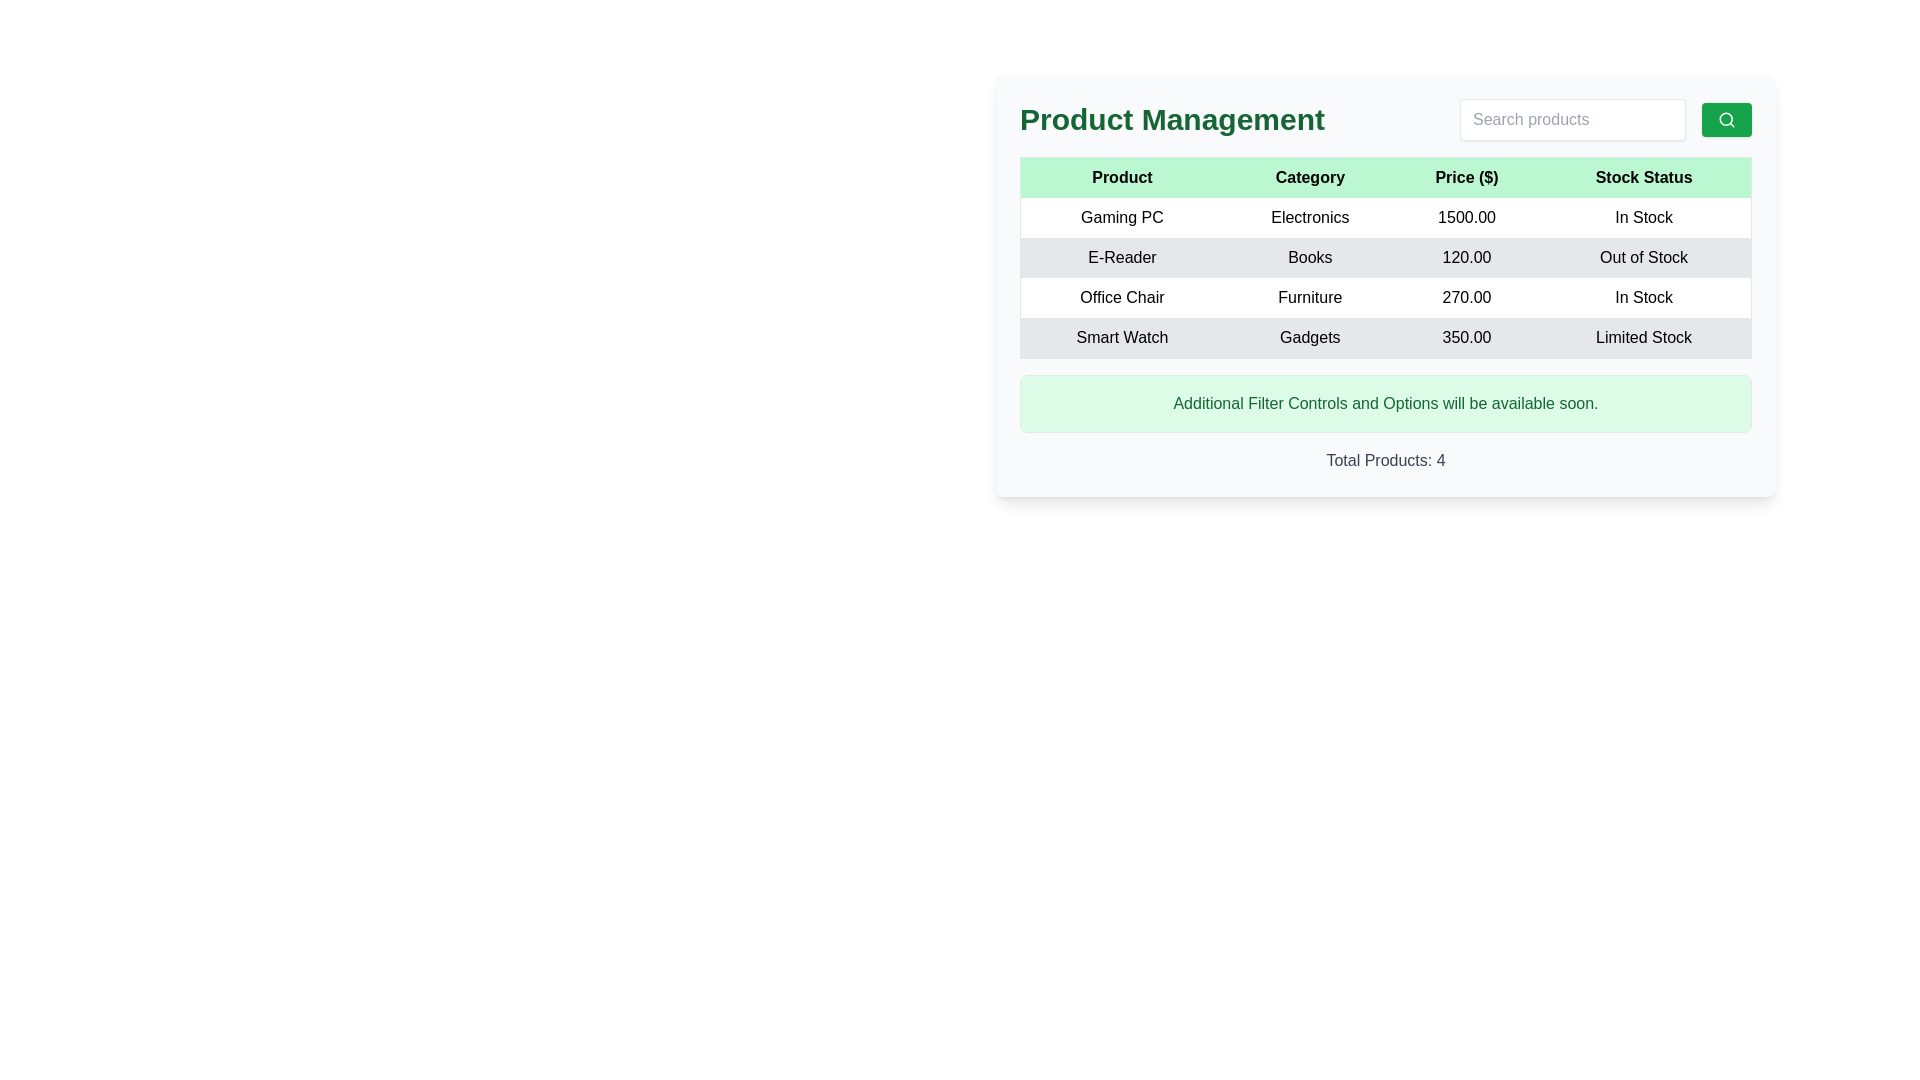 This screenshot has width=1920, height=1080. What do you see at coordinates (1467, 297) in the screenshot?
I see `displayed price information for the 'Office Chair' product from the text label in the third column of the table` at bounding box center [1467, 297].